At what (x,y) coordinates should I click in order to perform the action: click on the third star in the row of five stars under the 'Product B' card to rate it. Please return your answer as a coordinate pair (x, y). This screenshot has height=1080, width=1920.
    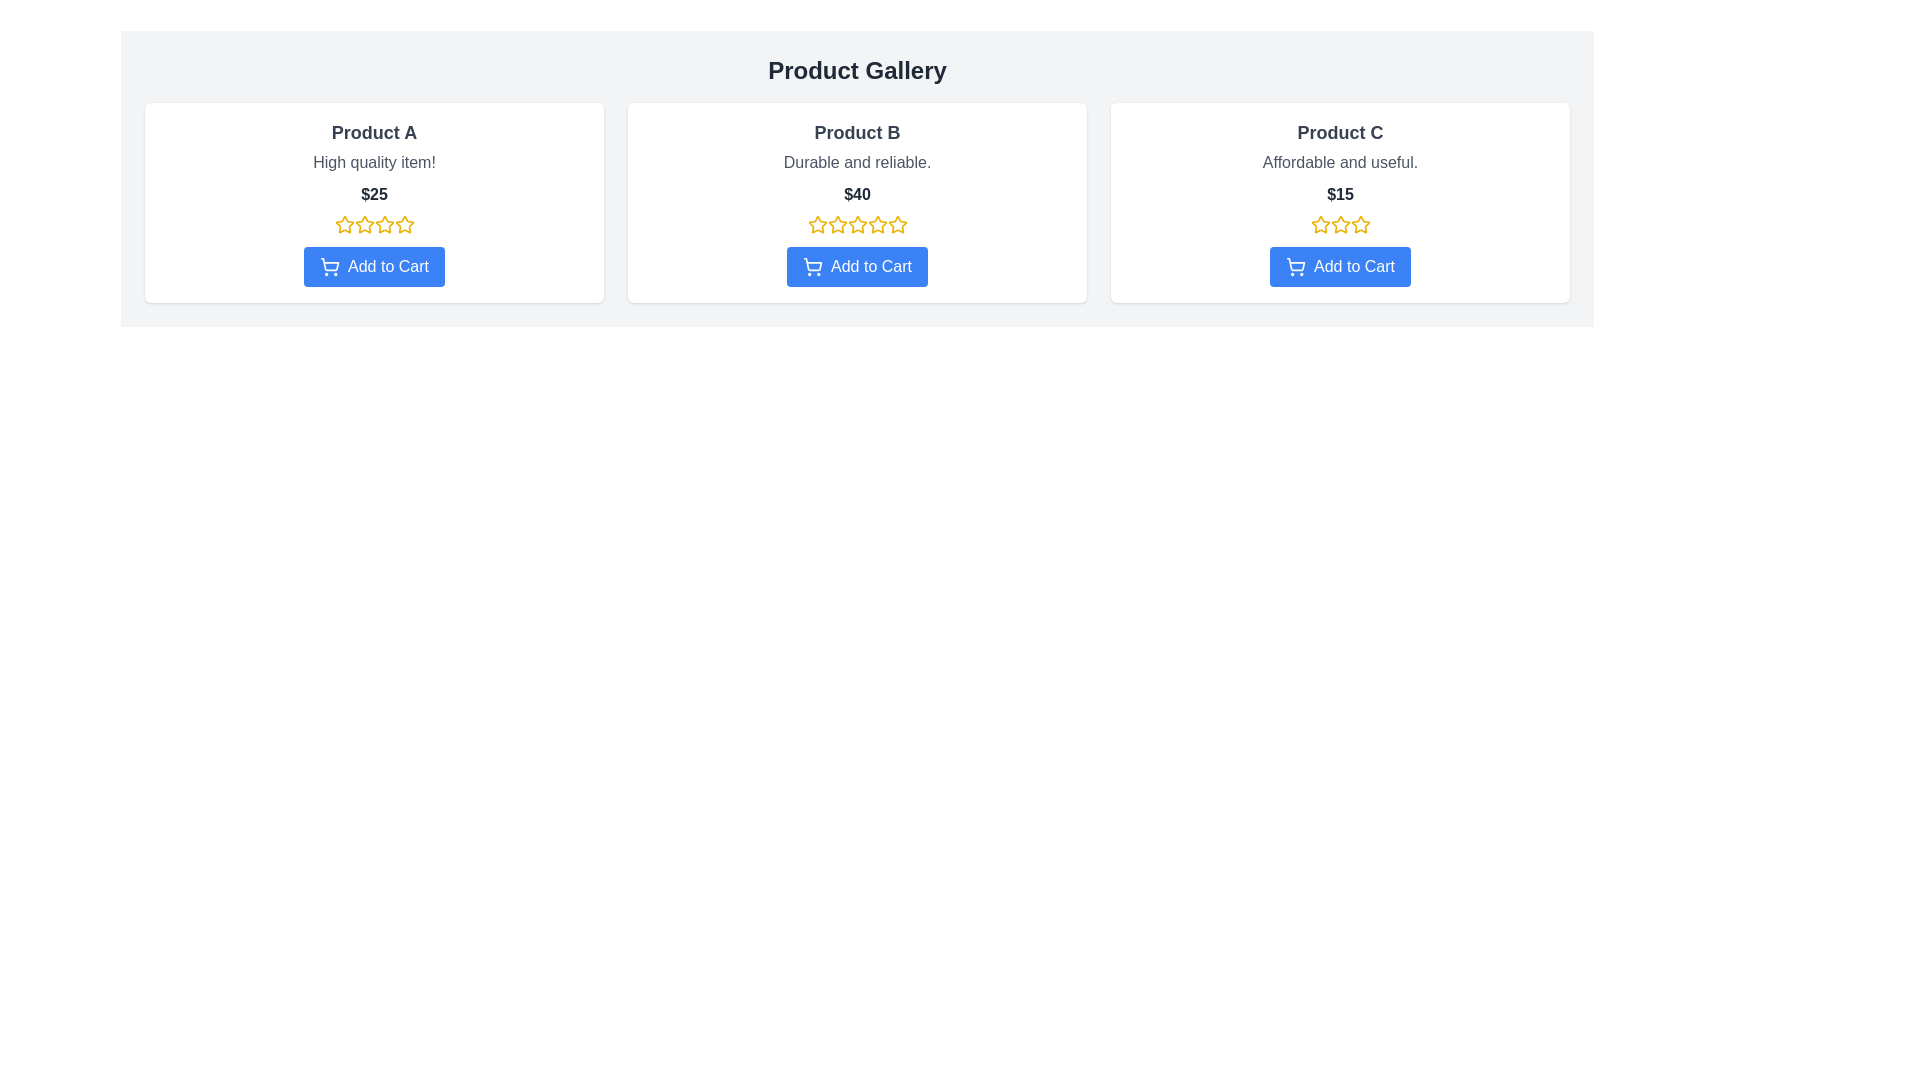
    Looking at the image, I should click on (896, 224).